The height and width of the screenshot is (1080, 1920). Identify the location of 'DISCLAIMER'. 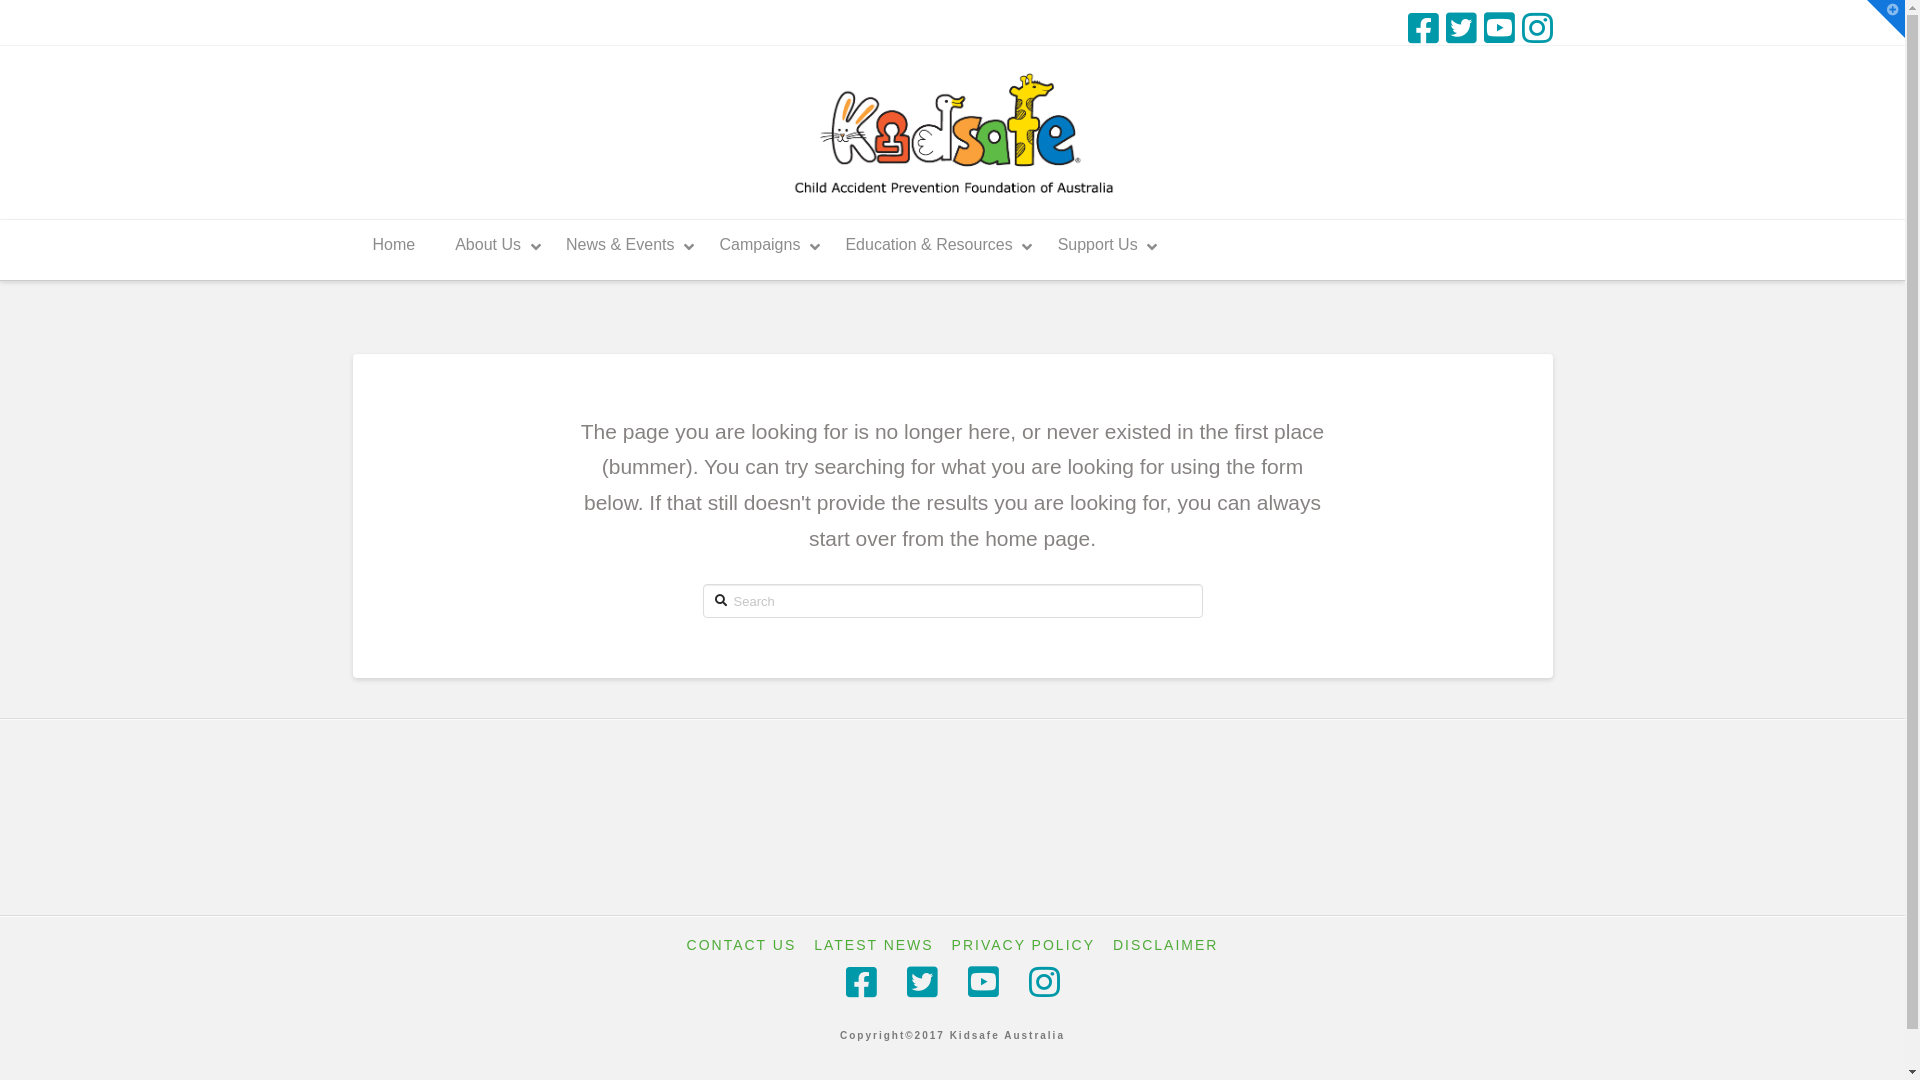
(1166, 945).